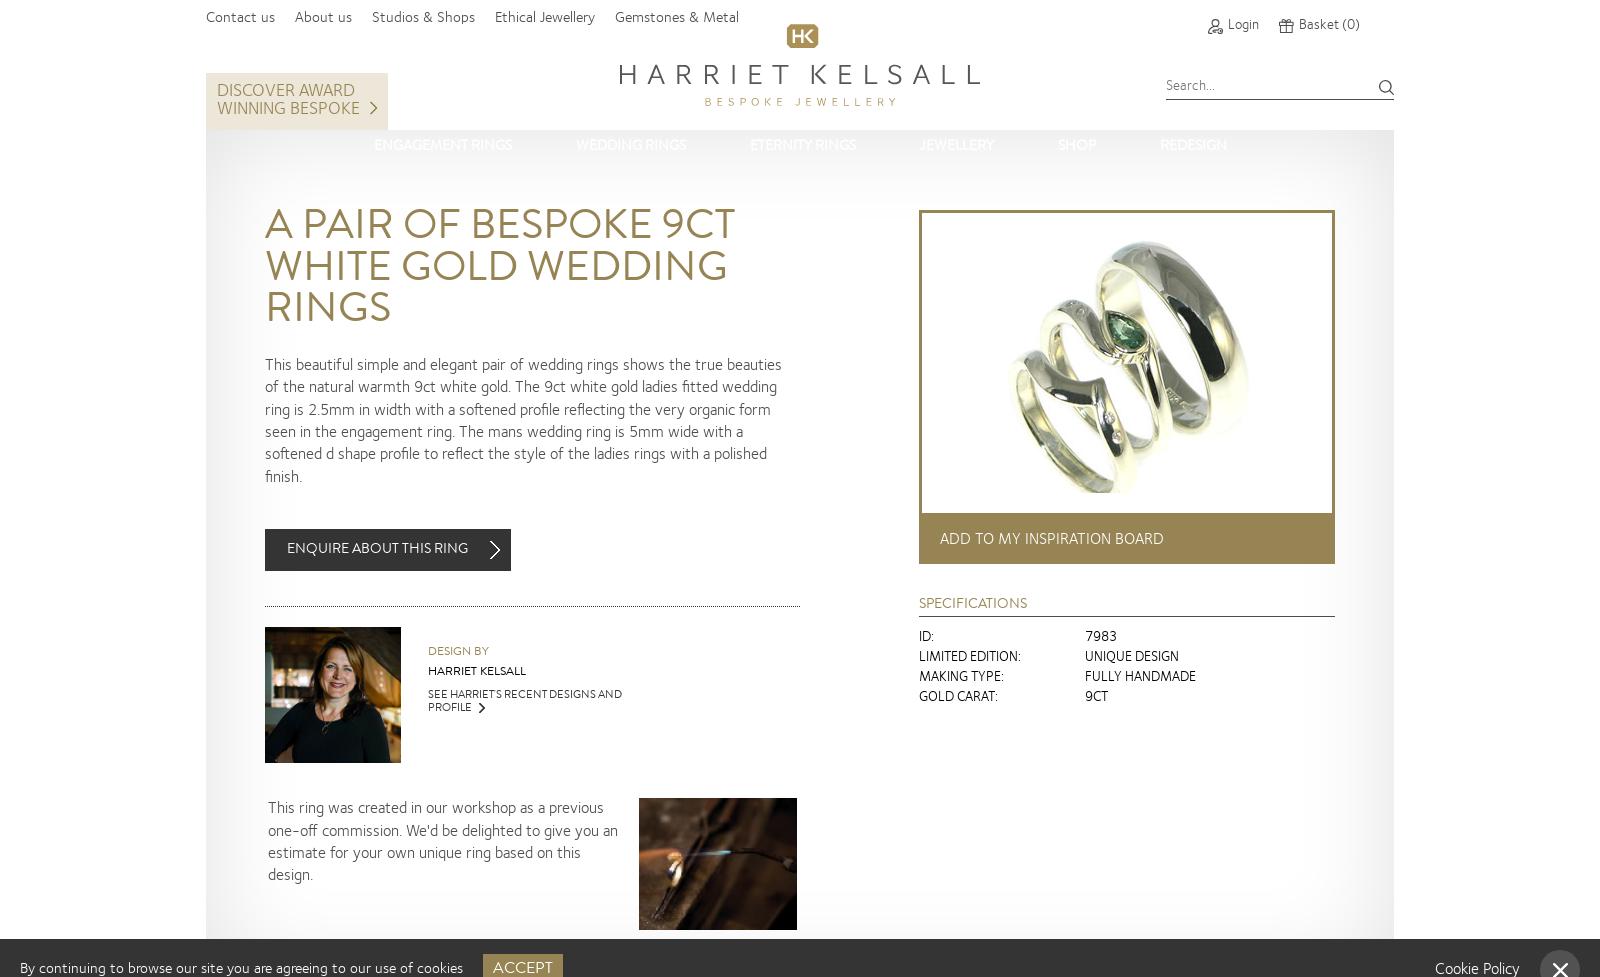 The height and width of the screenshot is (977, 1600). What do you see at coordinates (1100, 636) in the screenshot?
I see `'7983'` at bounding box center [1100, 636].